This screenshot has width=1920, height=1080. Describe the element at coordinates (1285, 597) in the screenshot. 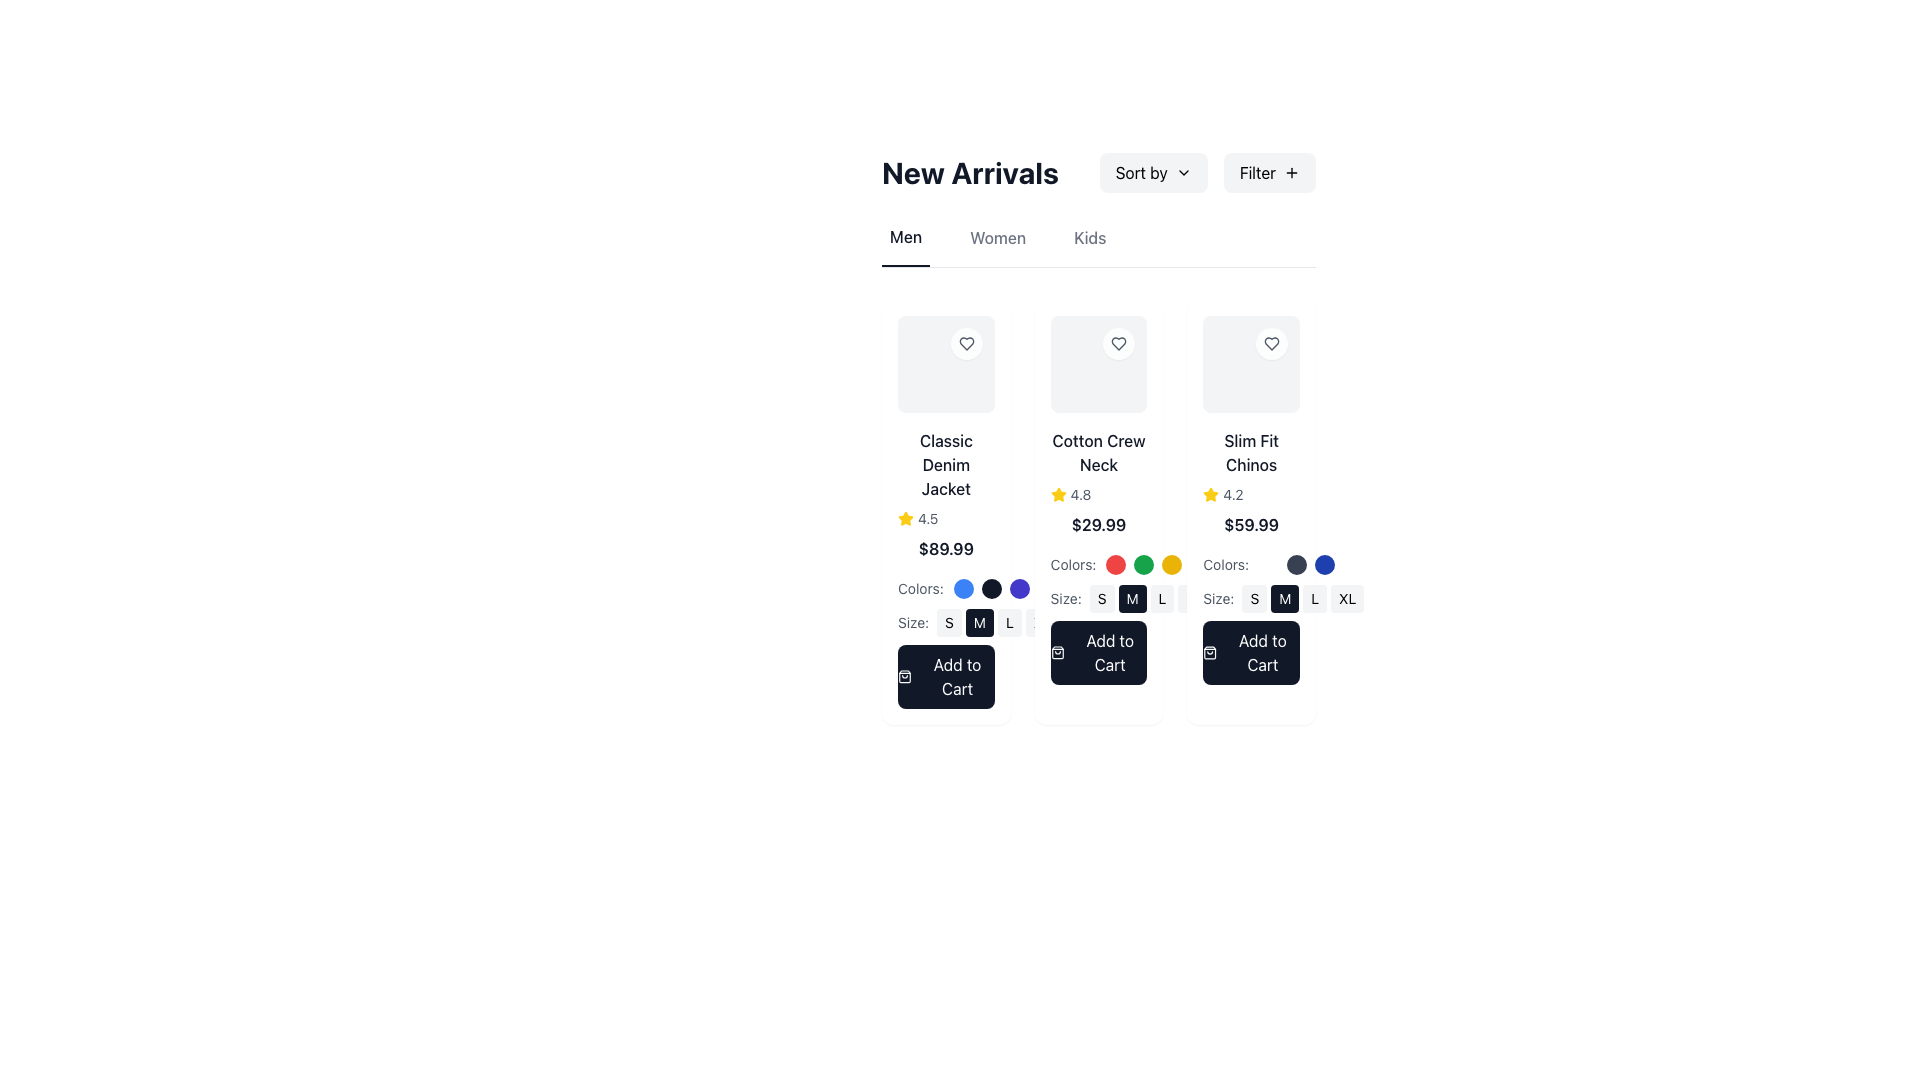

I see `the 'M' size selection button in the third product card to indicate the selection visually and update the product size` at that location.